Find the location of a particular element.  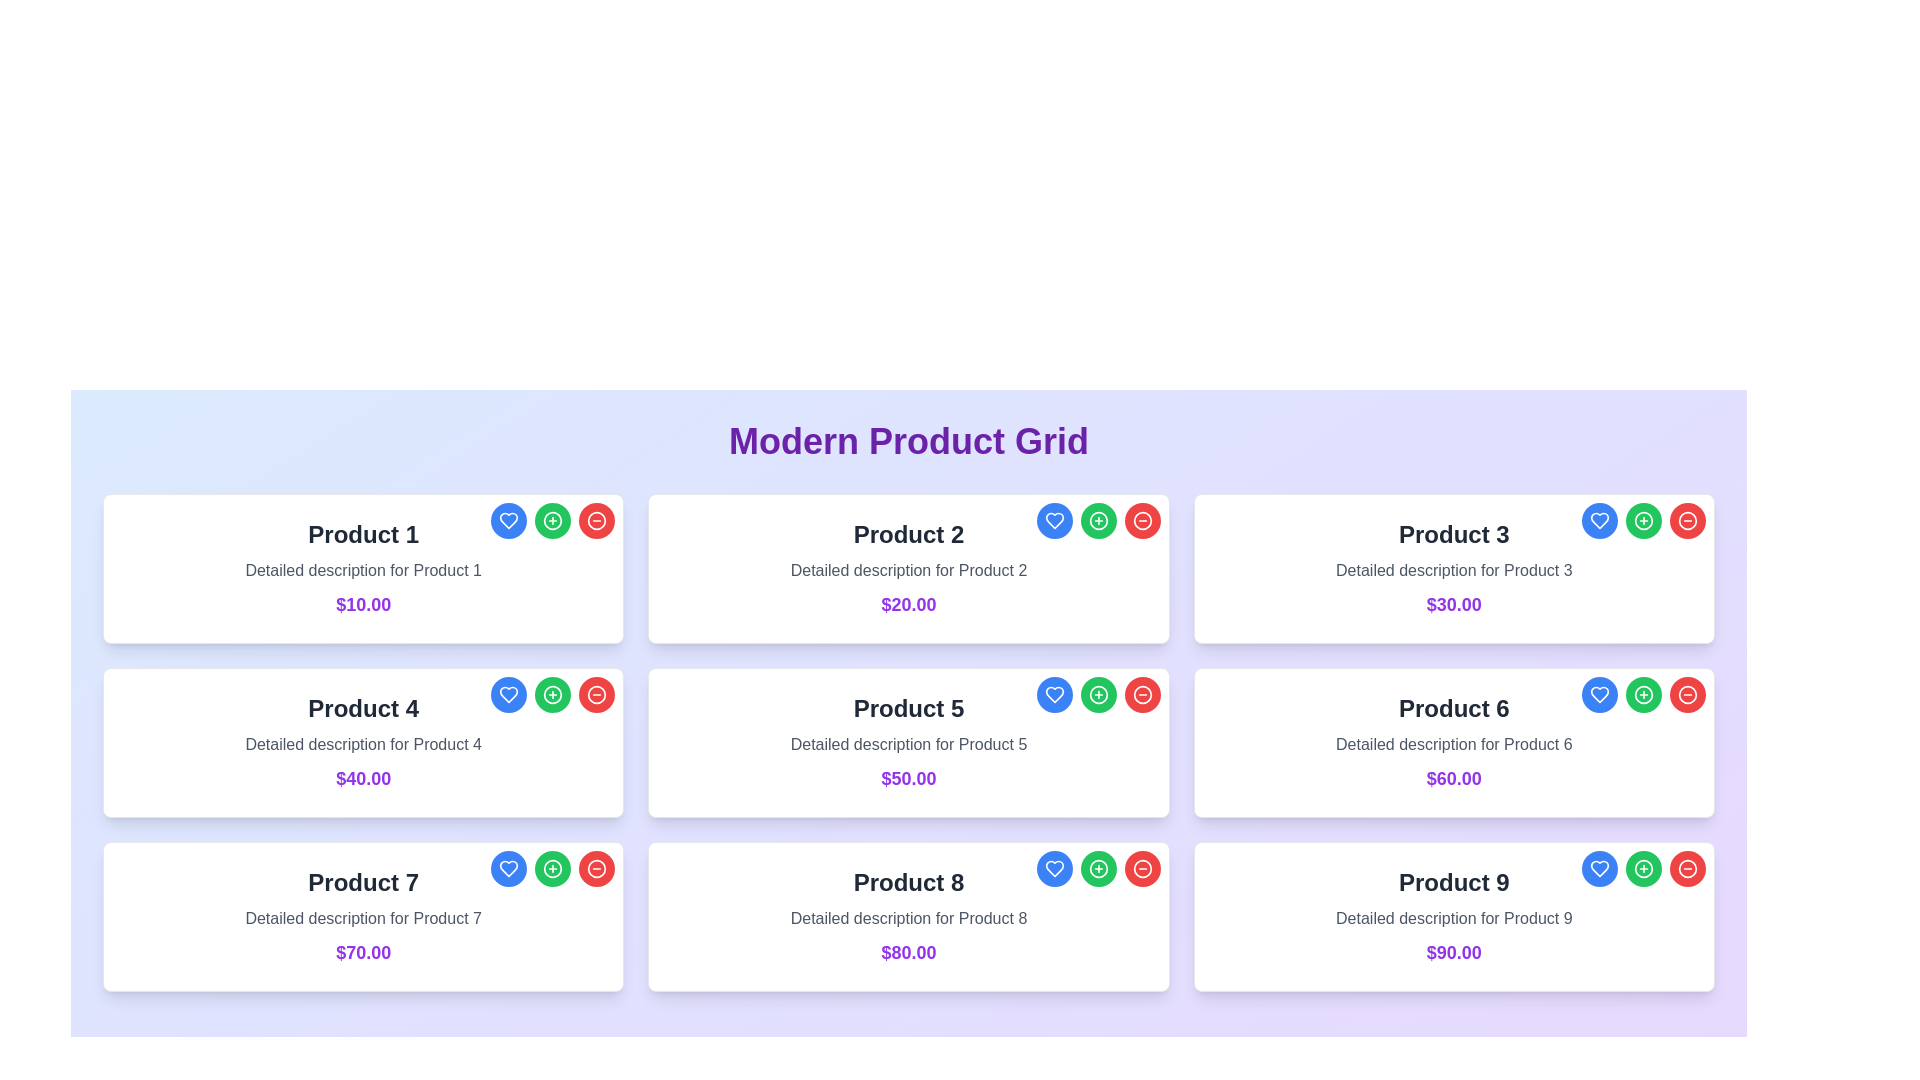

the 'Add to cart' button for Product 8, which is located in the third row, positioned to the right of the product card and adjacent to the heart-shaped icon is located at coordinates (1097, 867).